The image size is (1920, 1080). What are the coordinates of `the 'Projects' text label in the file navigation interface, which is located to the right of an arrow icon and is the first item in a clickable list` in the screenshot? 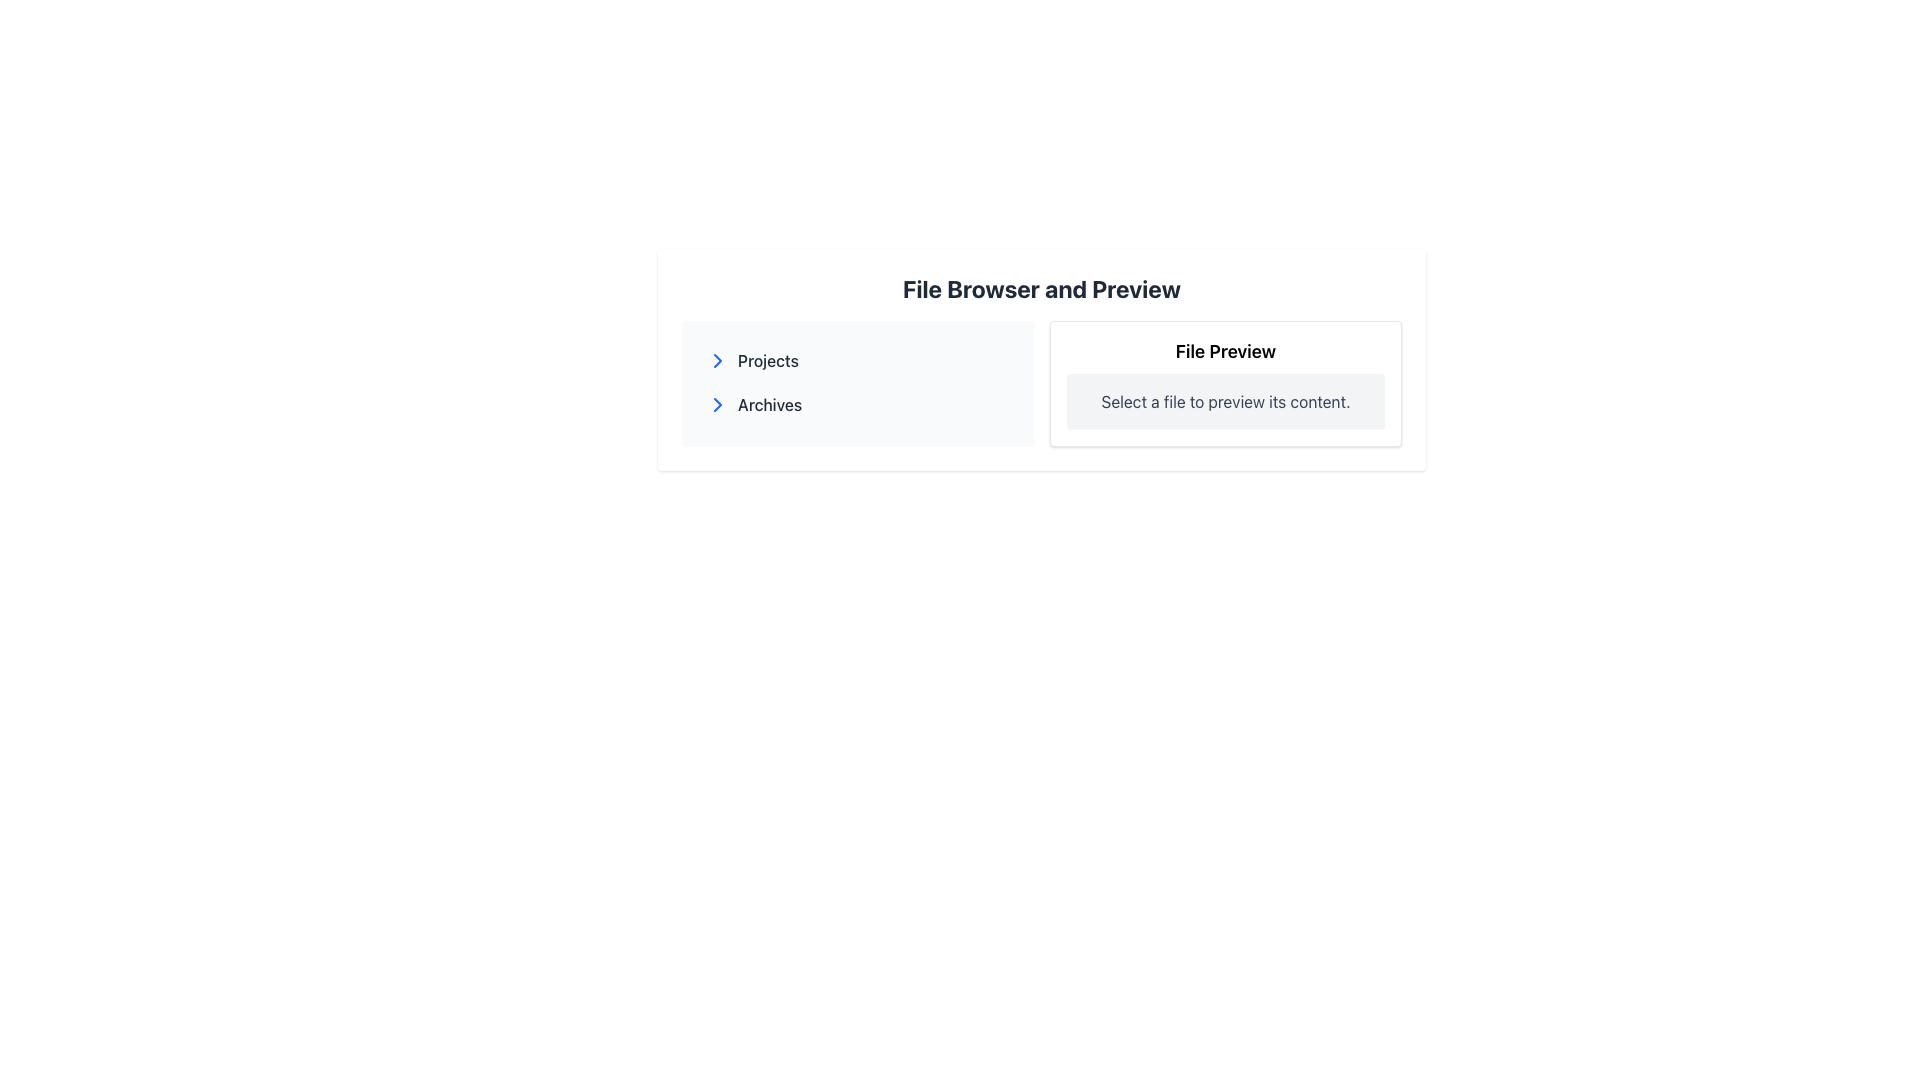 It's located at (767, 361).